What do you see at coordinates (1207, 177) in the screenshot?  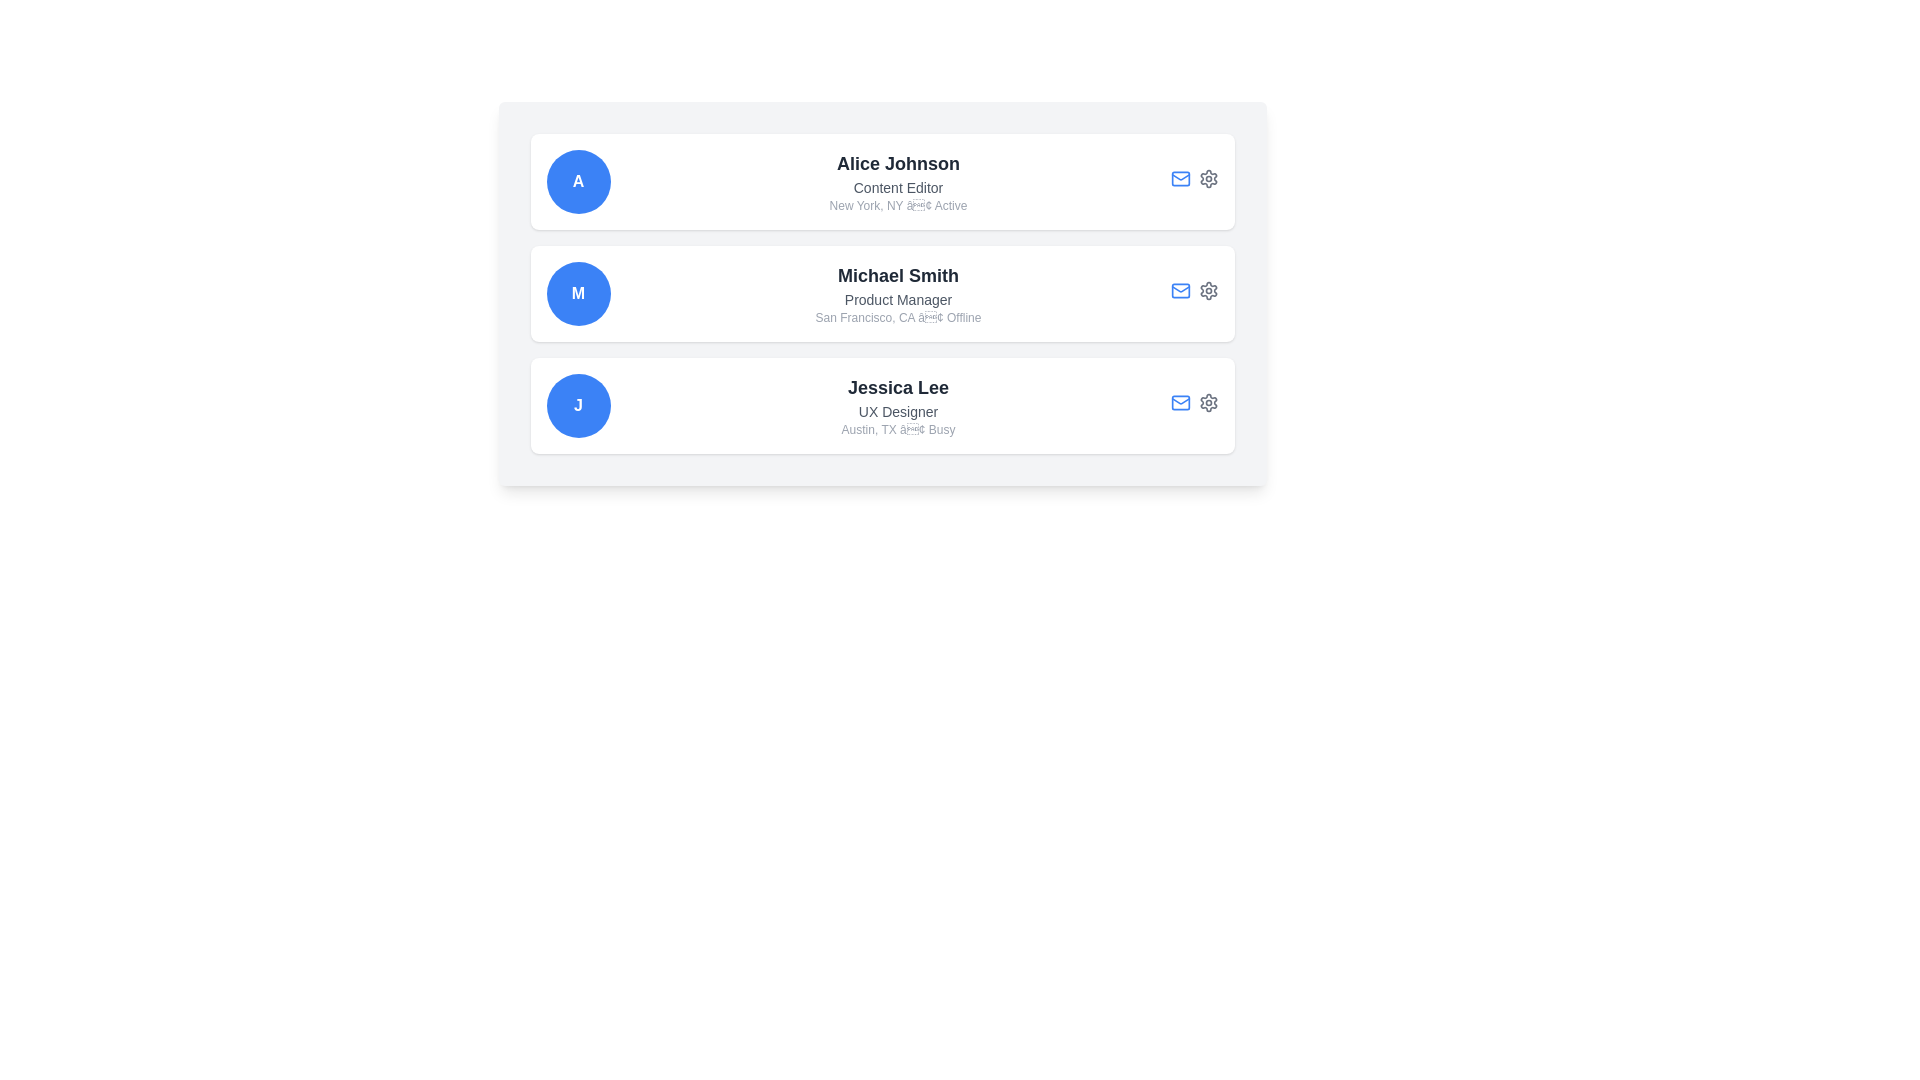 I see `the gear icon button located on the rightmost segment of the top entry in the user list` at bounding box center [1207, 177].